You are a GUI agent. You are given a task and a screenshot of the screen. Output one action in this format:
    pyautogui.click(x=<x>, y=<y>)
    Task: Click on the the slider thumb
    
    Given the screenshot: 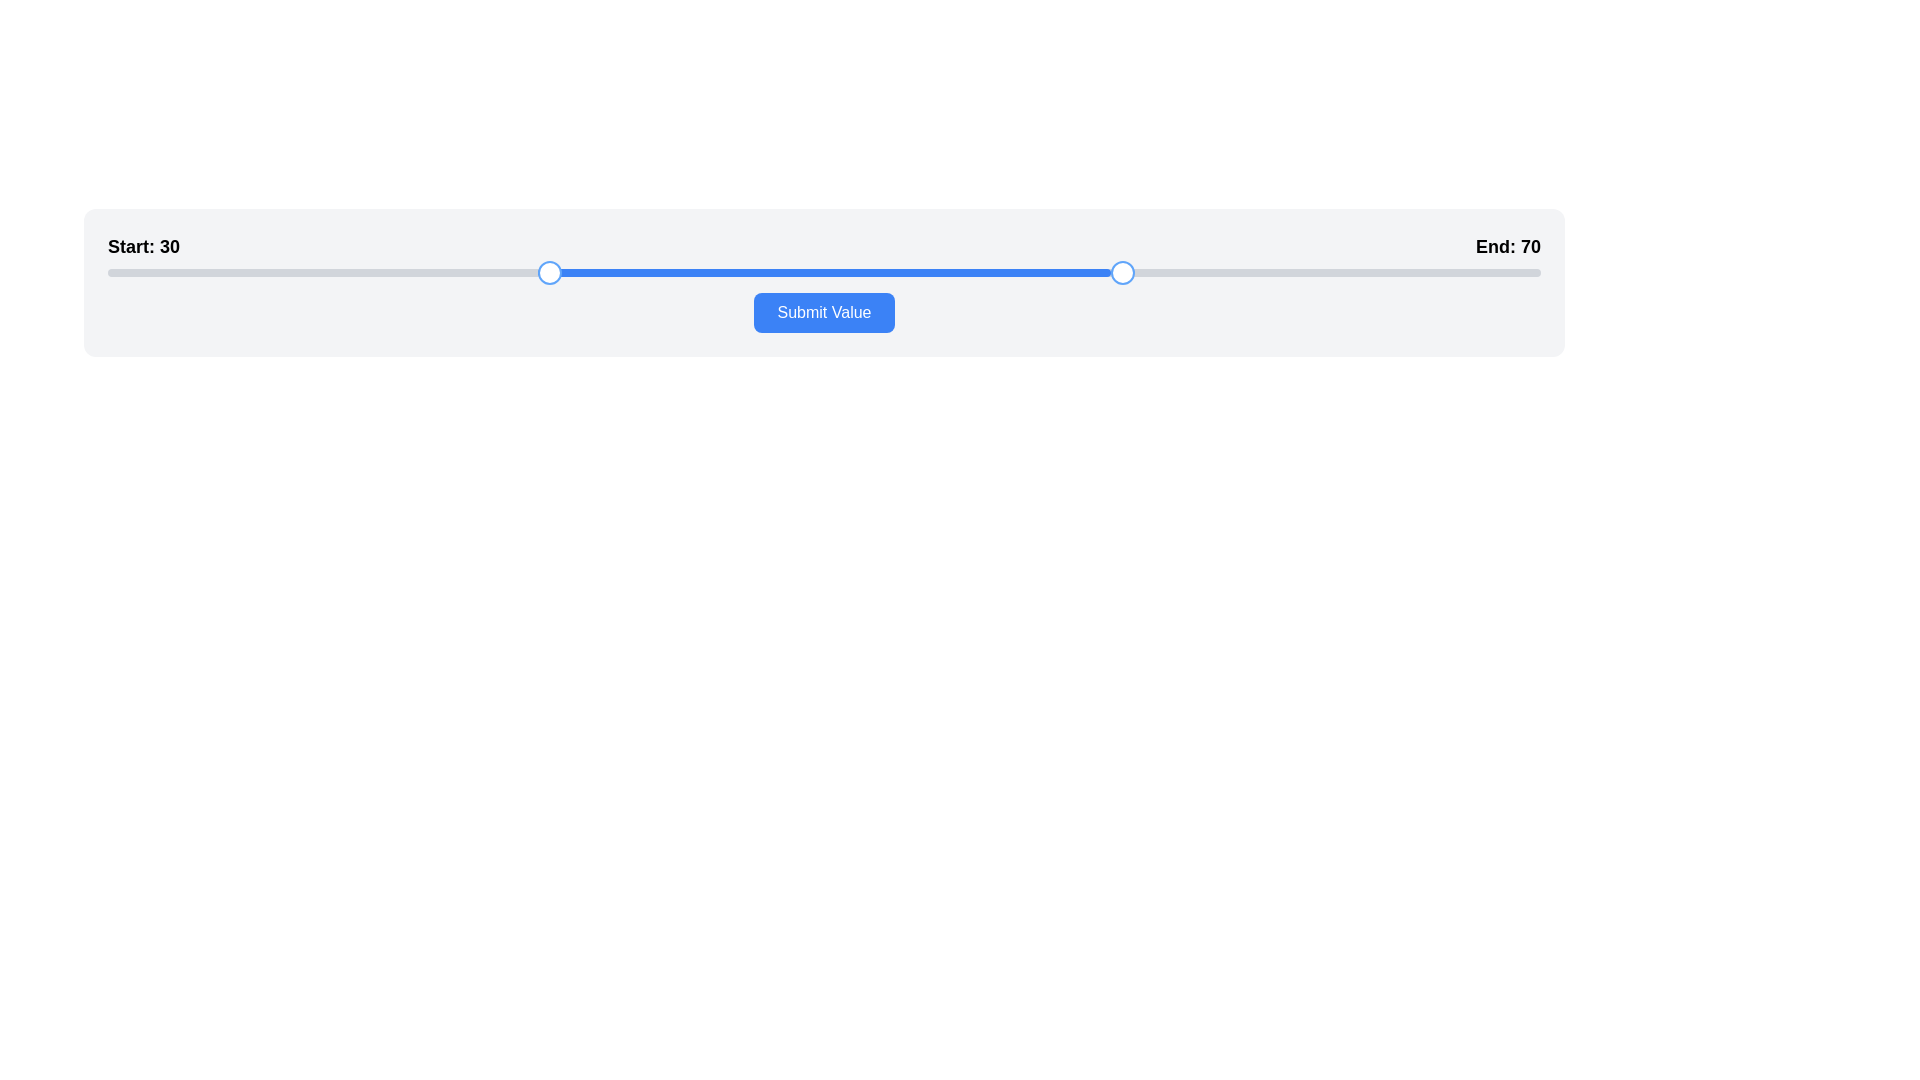 What is the action you would take?
    pyautogui.click(x=341, y=273)
    